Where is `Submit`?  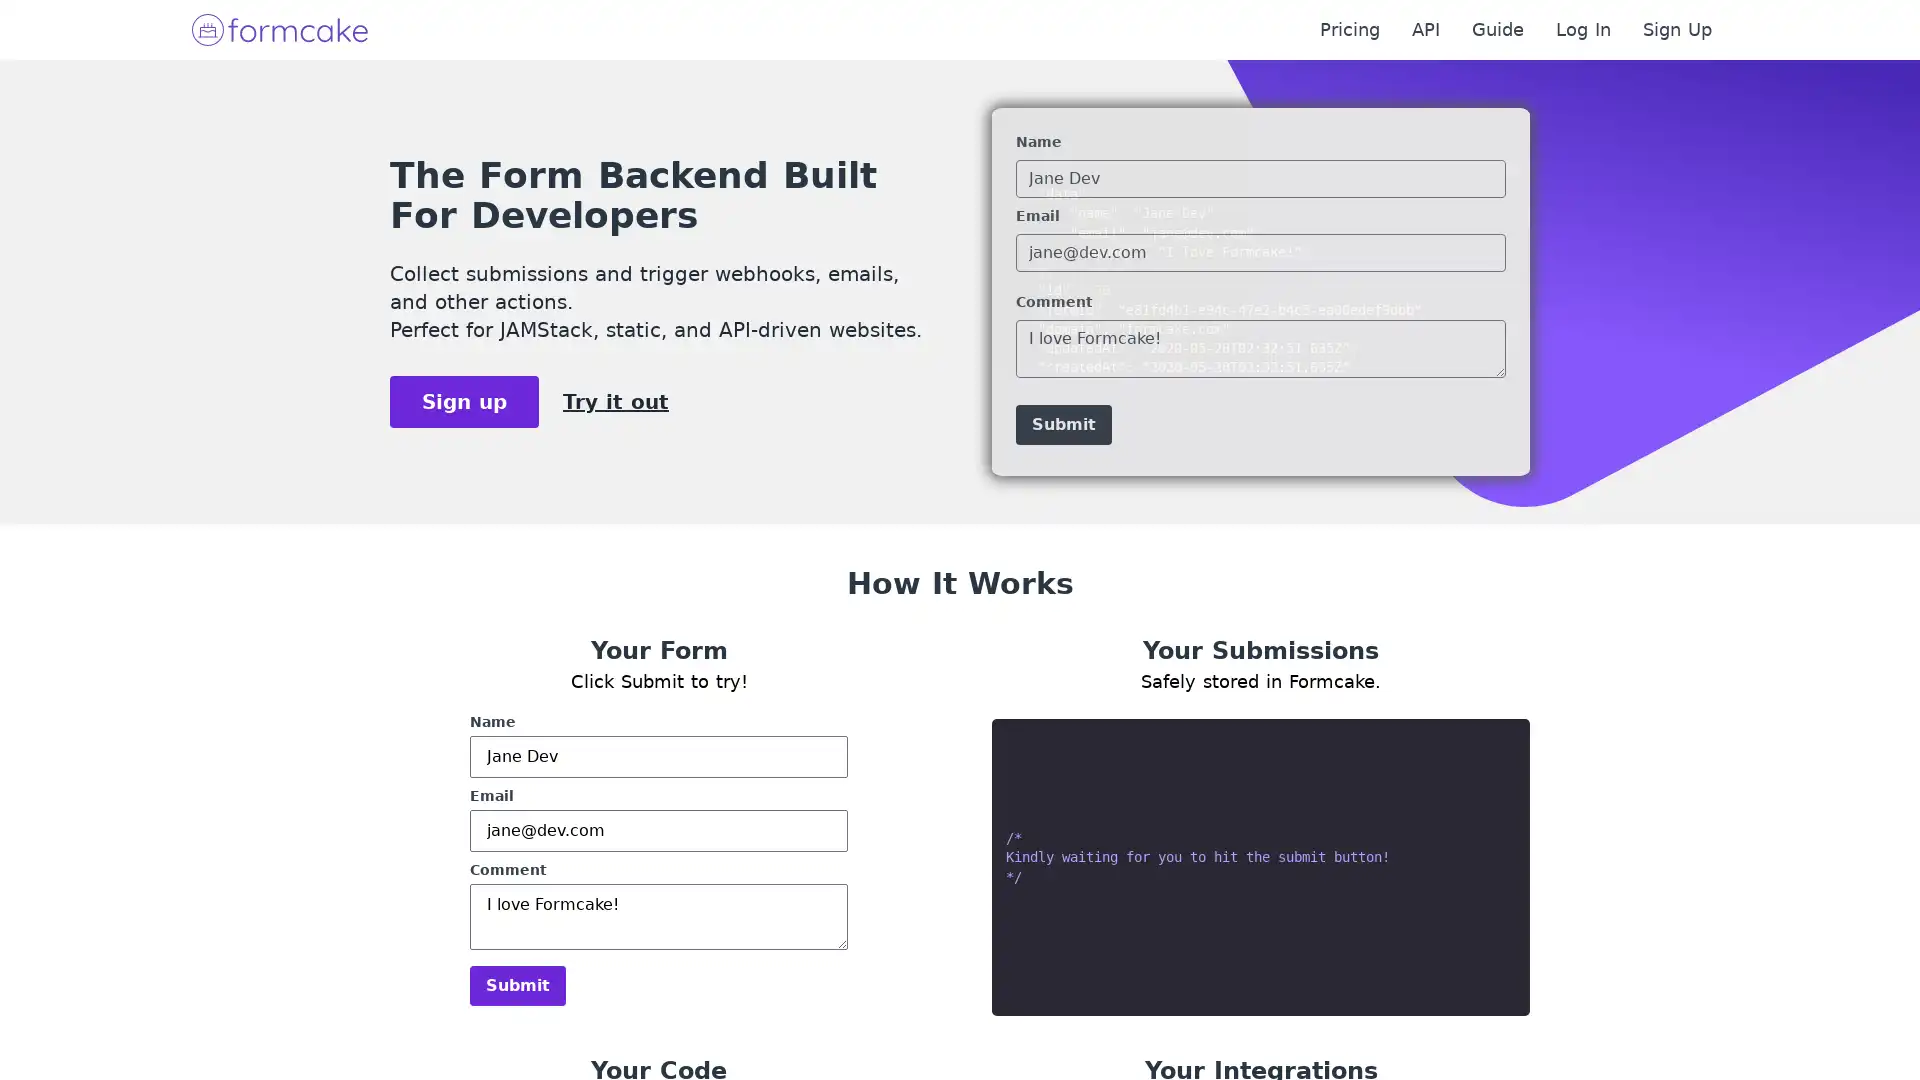
Submit is located at coordinates (518, 983).